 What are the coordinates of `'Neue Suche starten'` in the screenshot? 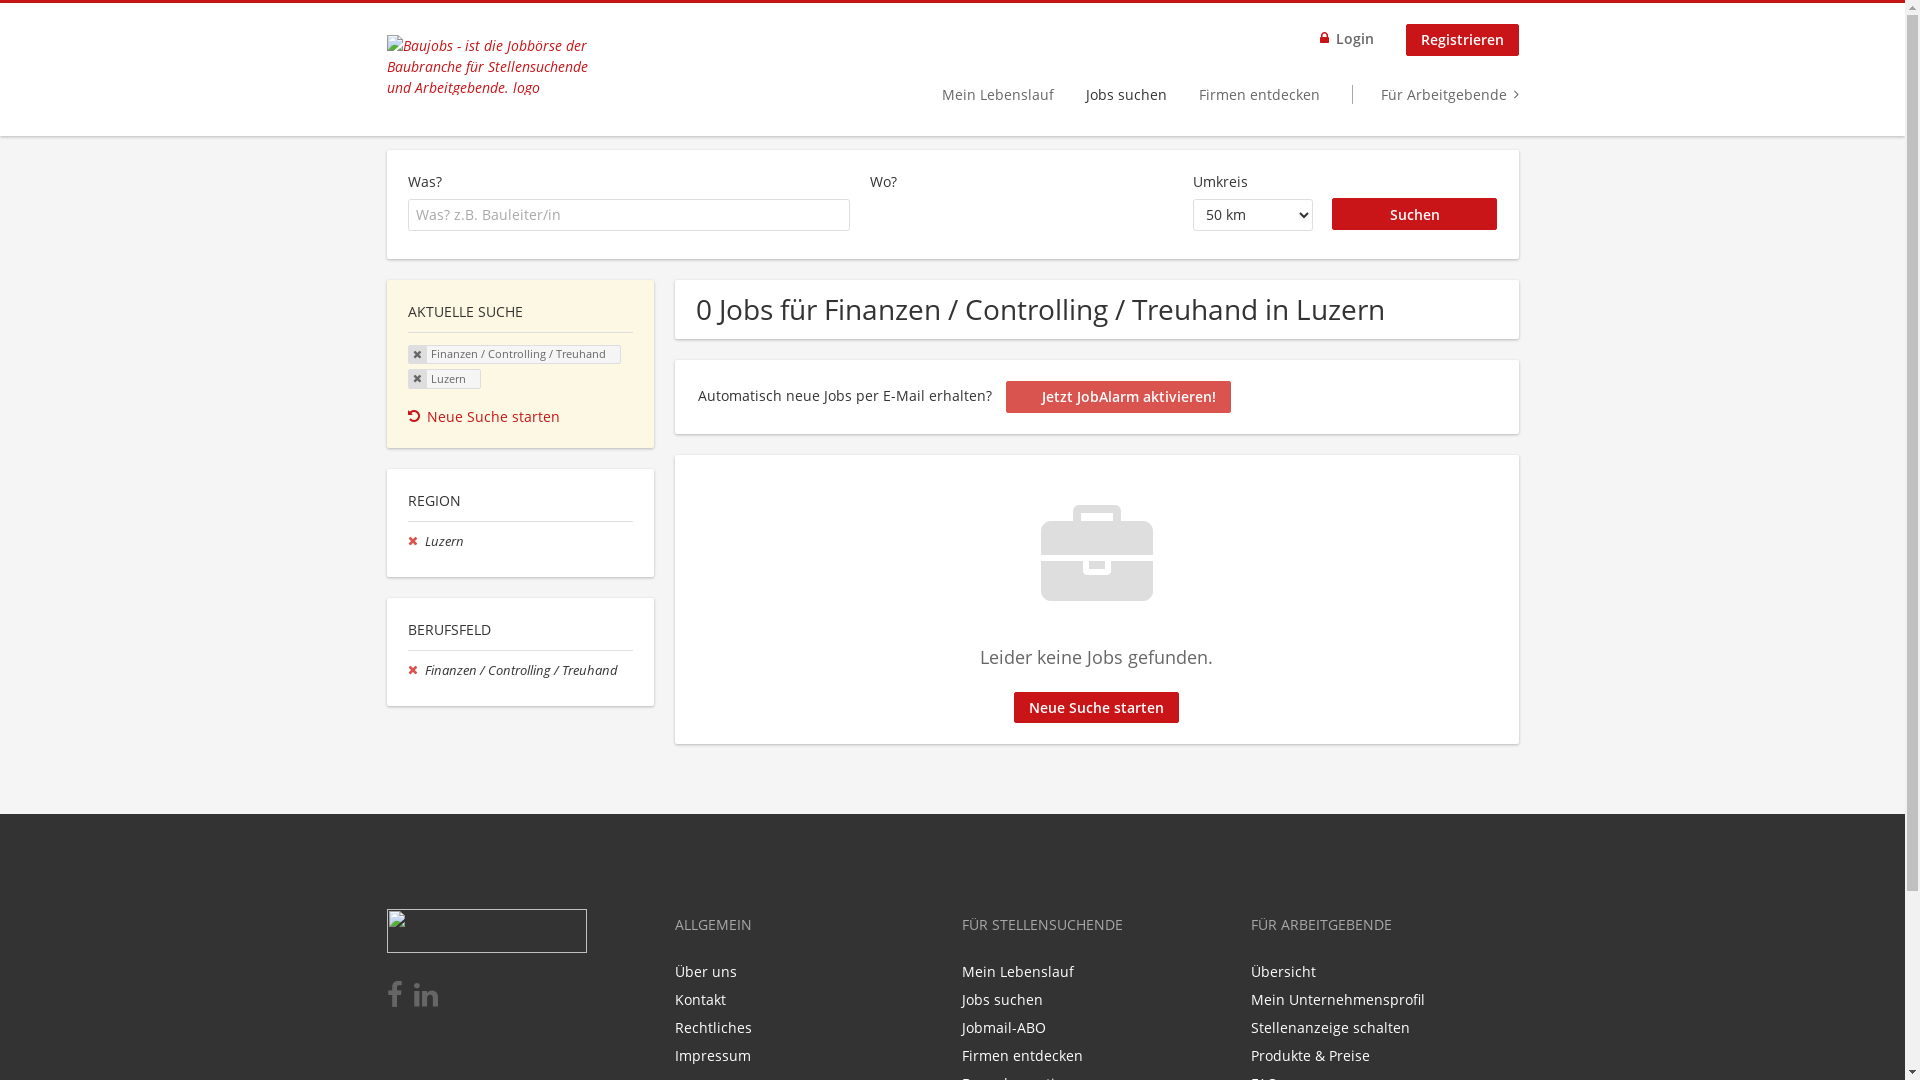 It's located at (1095, 707).